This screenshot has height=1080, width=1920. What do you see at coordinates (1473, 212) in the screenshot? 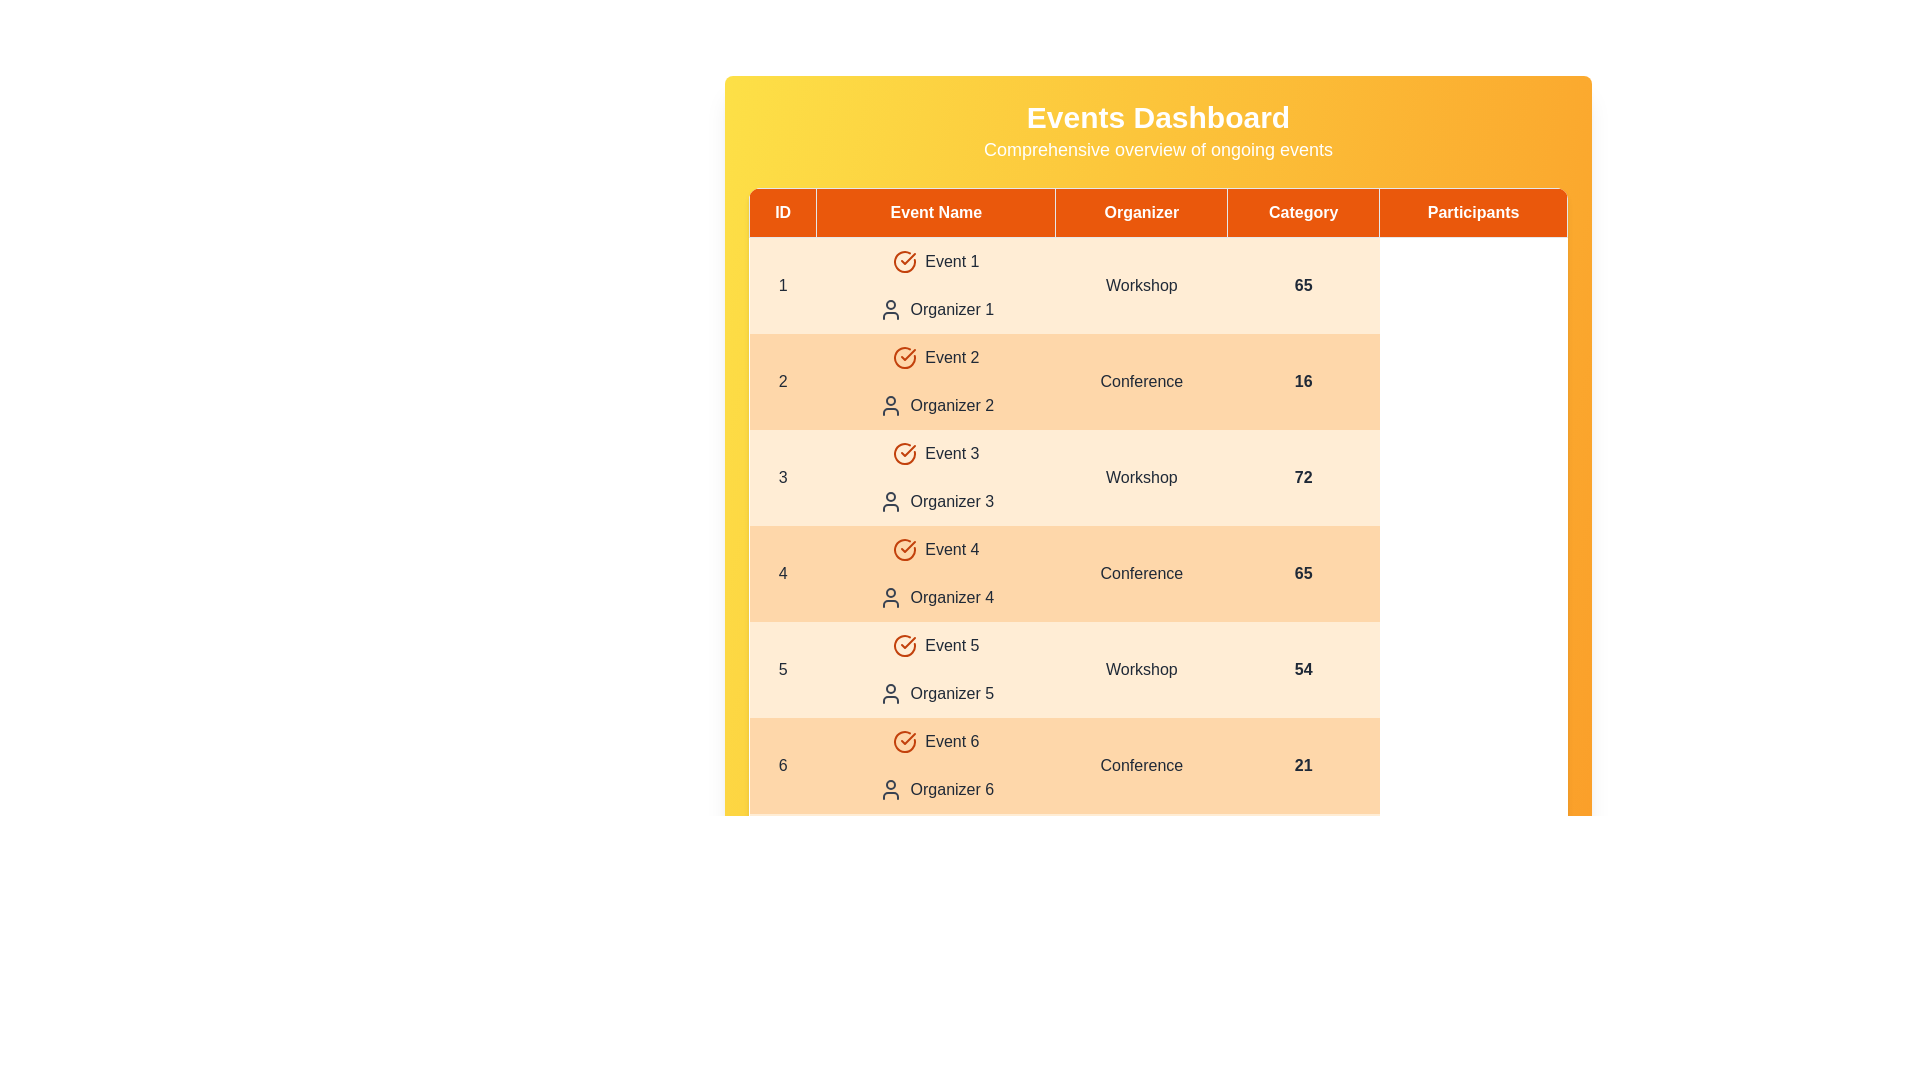
I see `the column header Participants to sort the table by that column` at bounding box center [1473, 212].